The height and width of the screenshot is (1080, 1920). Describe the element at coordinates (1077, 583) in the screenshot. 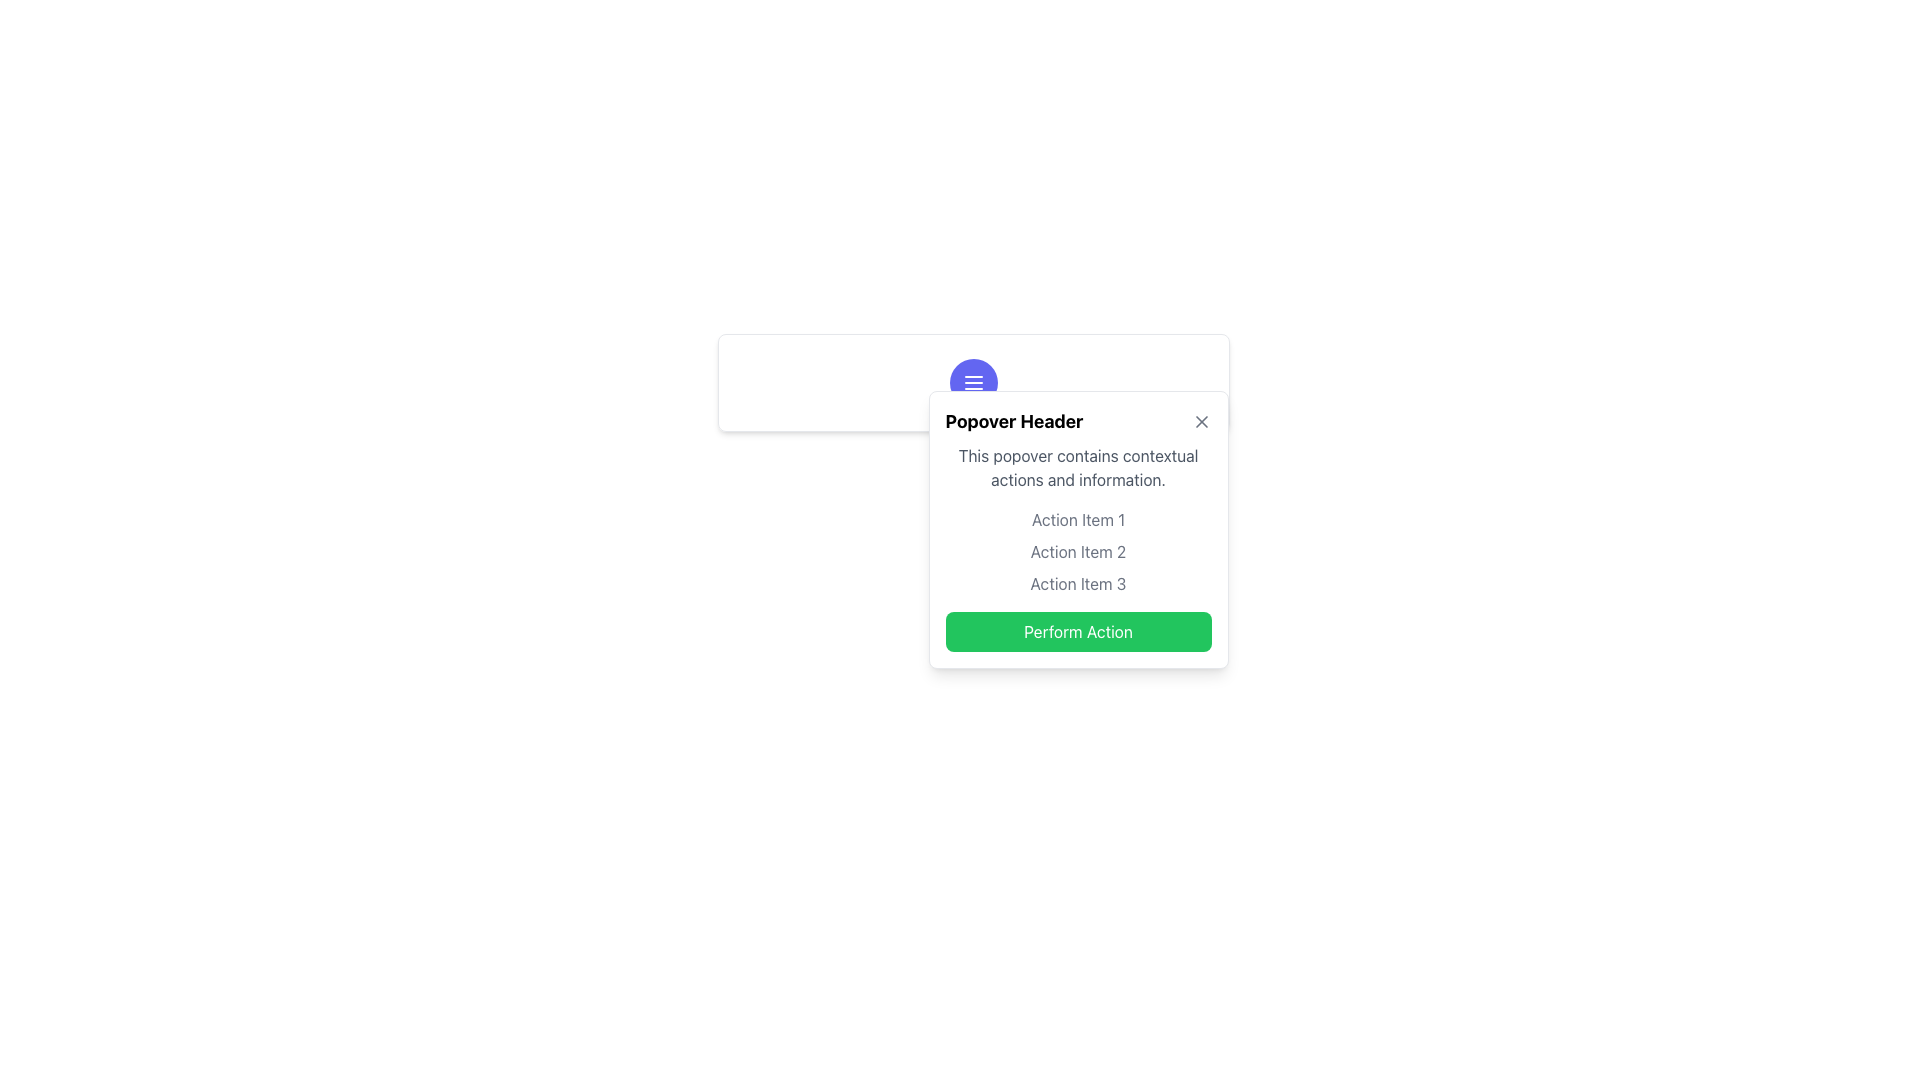

I see `the text element labeled 'Action Item 3' in the list, which is the third item below 'Action Item 1' and 'Action Item 2', displayed in gray font with an underline effect on hover` at that location.